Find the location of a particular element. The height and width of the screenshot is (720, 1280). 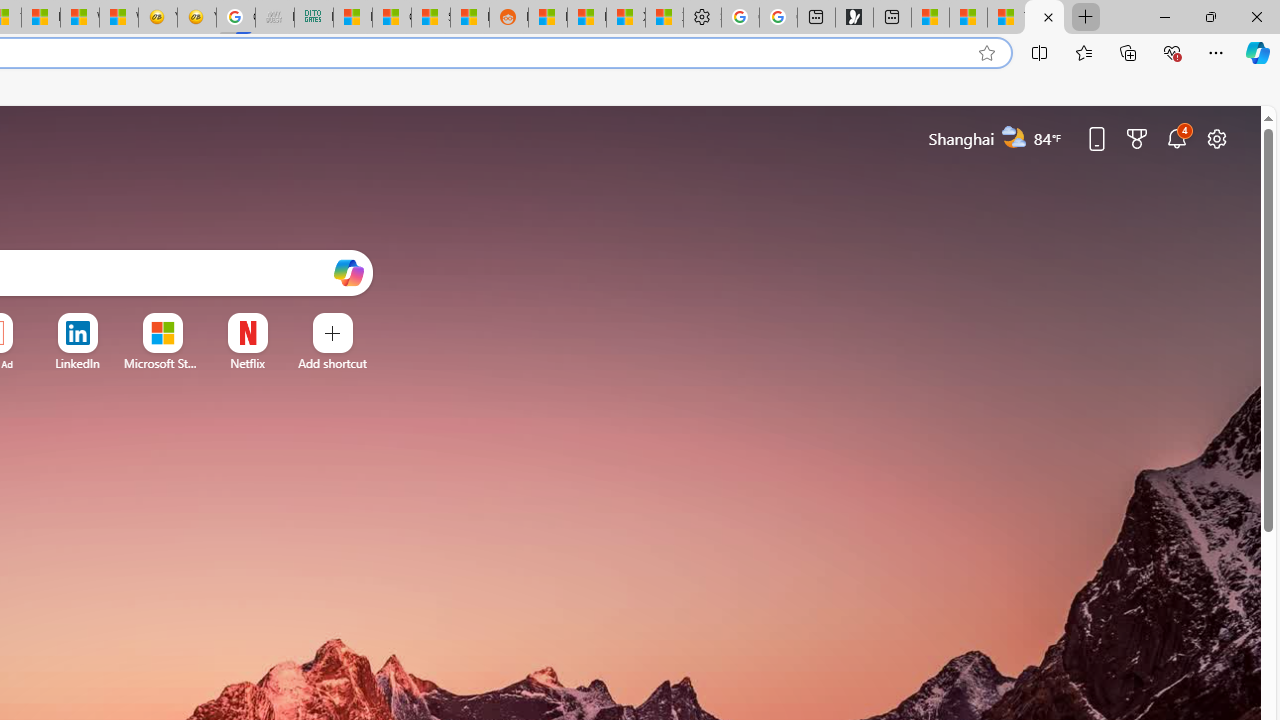

'These 3 Stocks Pay You More Than 5% to Own Them' is located at coordinates (1006, 17).